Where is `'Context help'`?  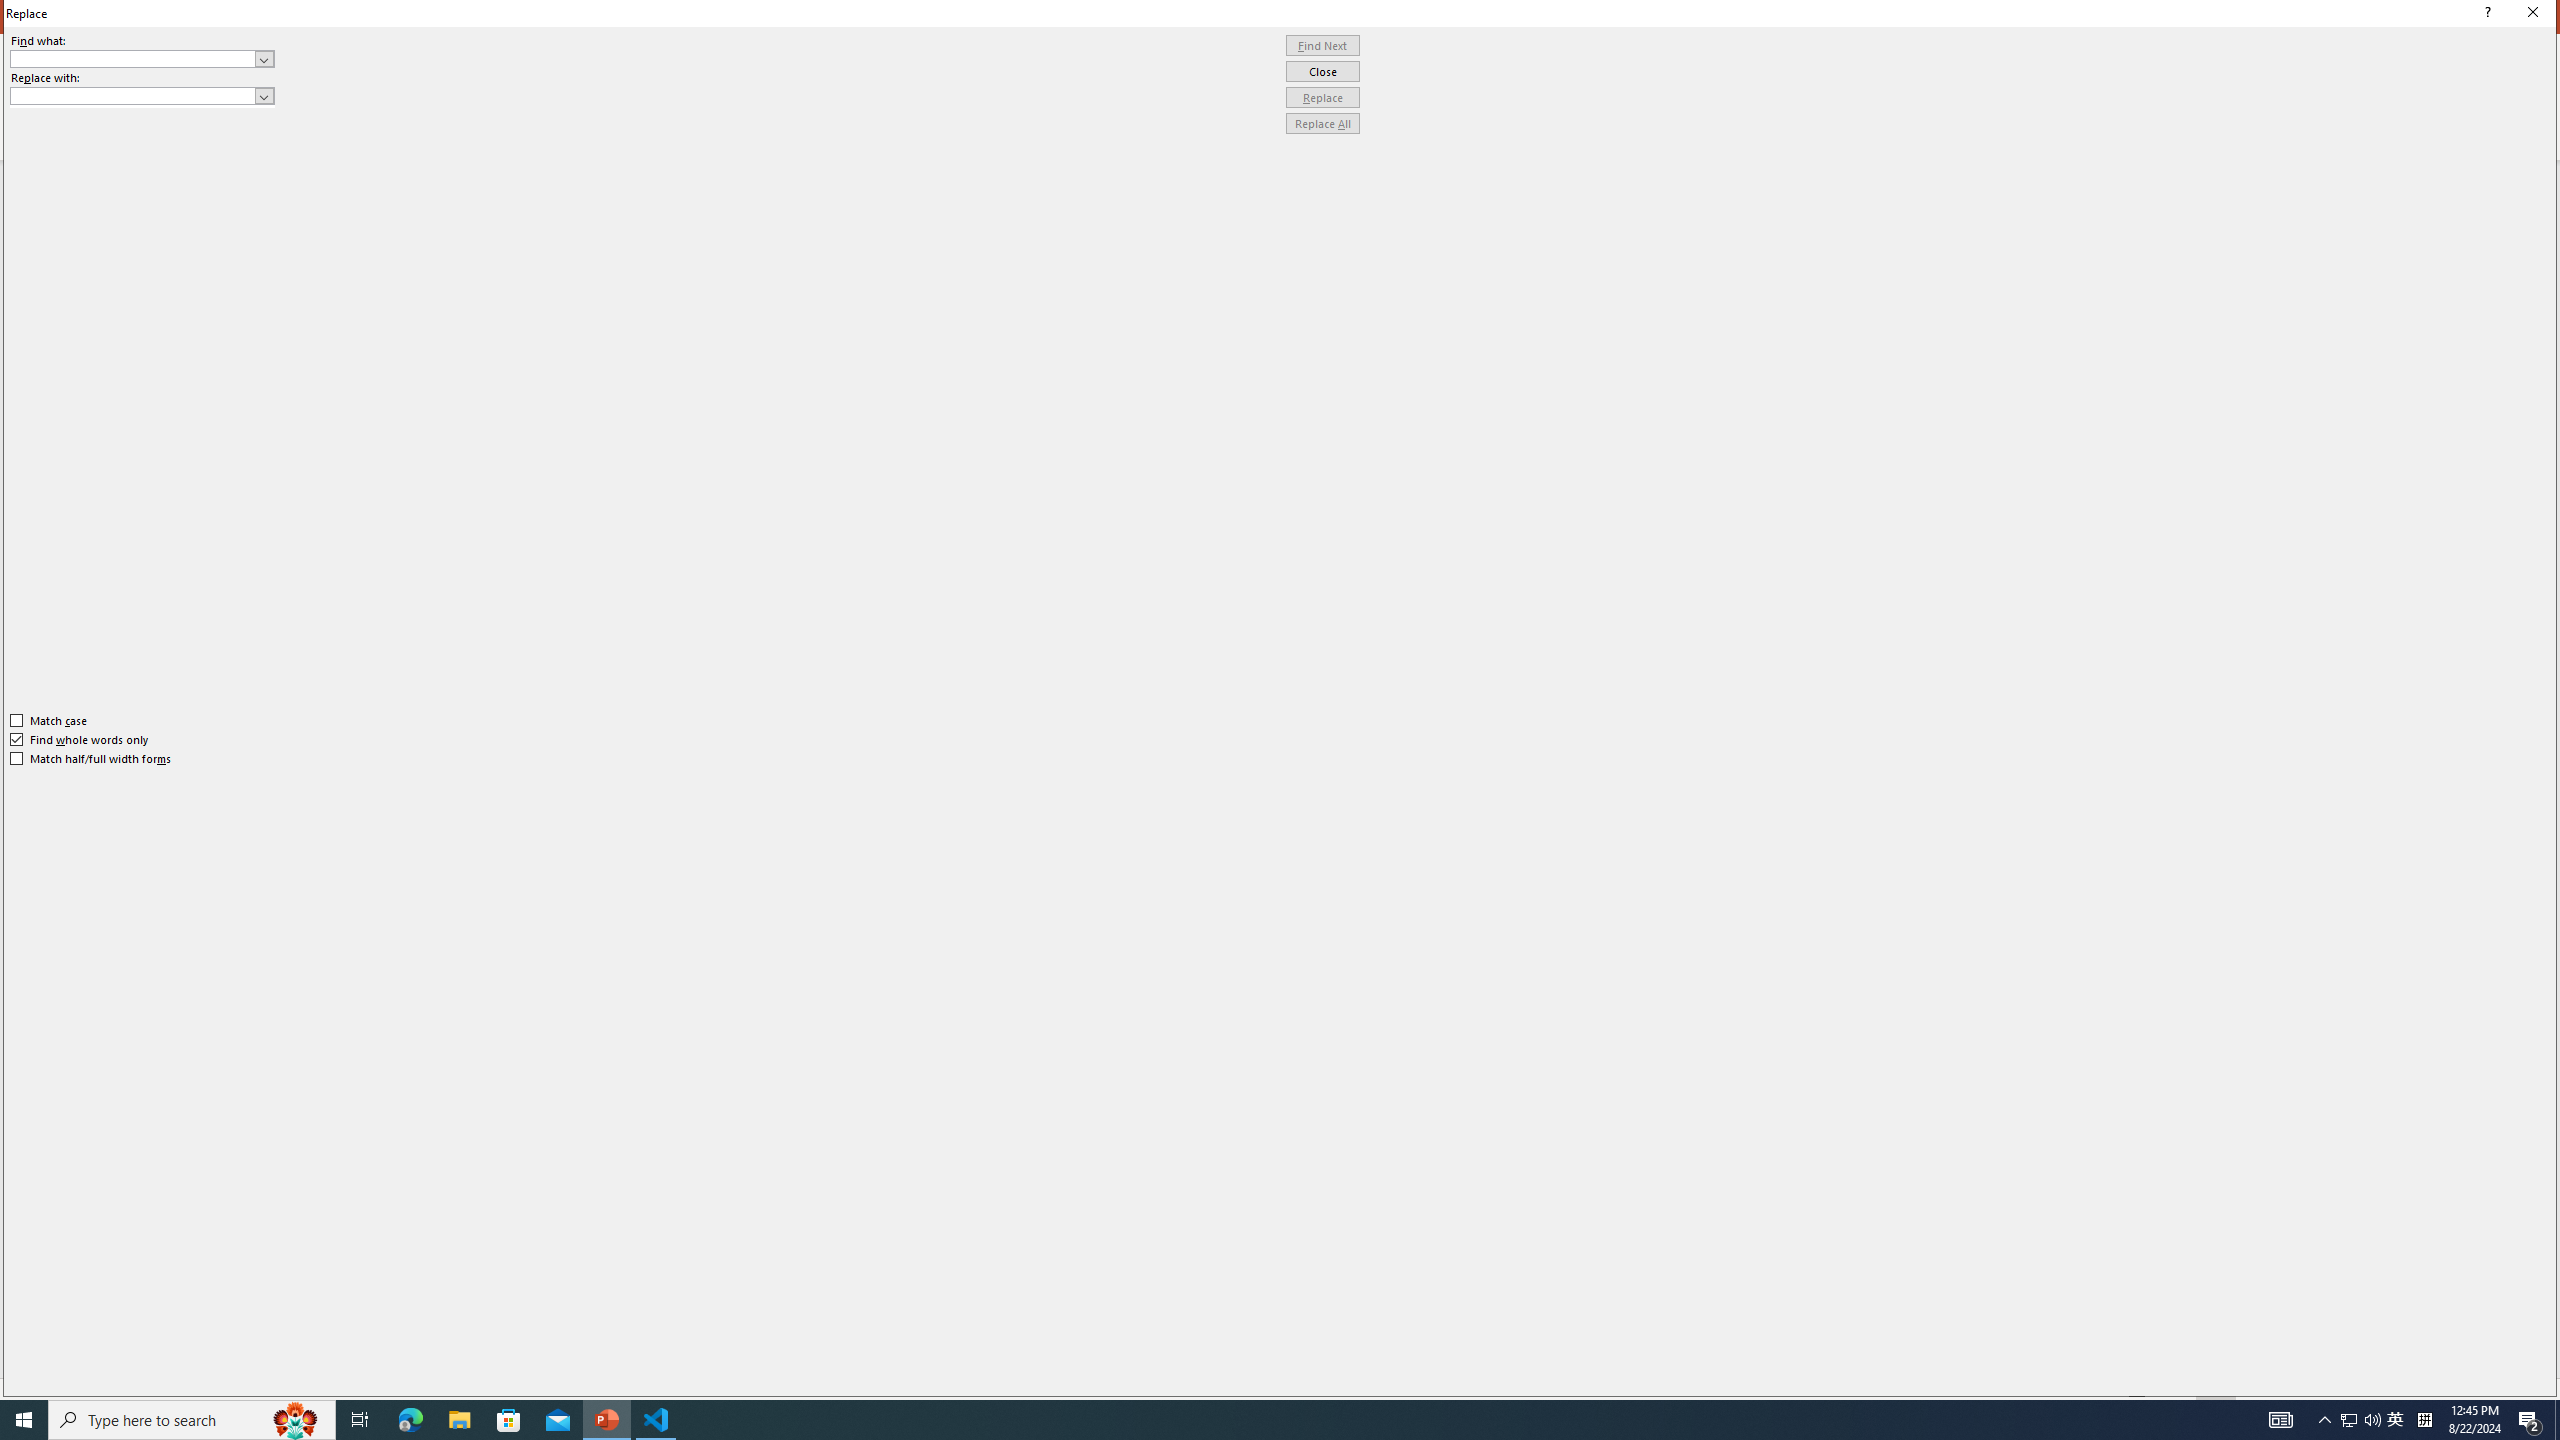 'Context help' is located at coordinates (2484, 15).